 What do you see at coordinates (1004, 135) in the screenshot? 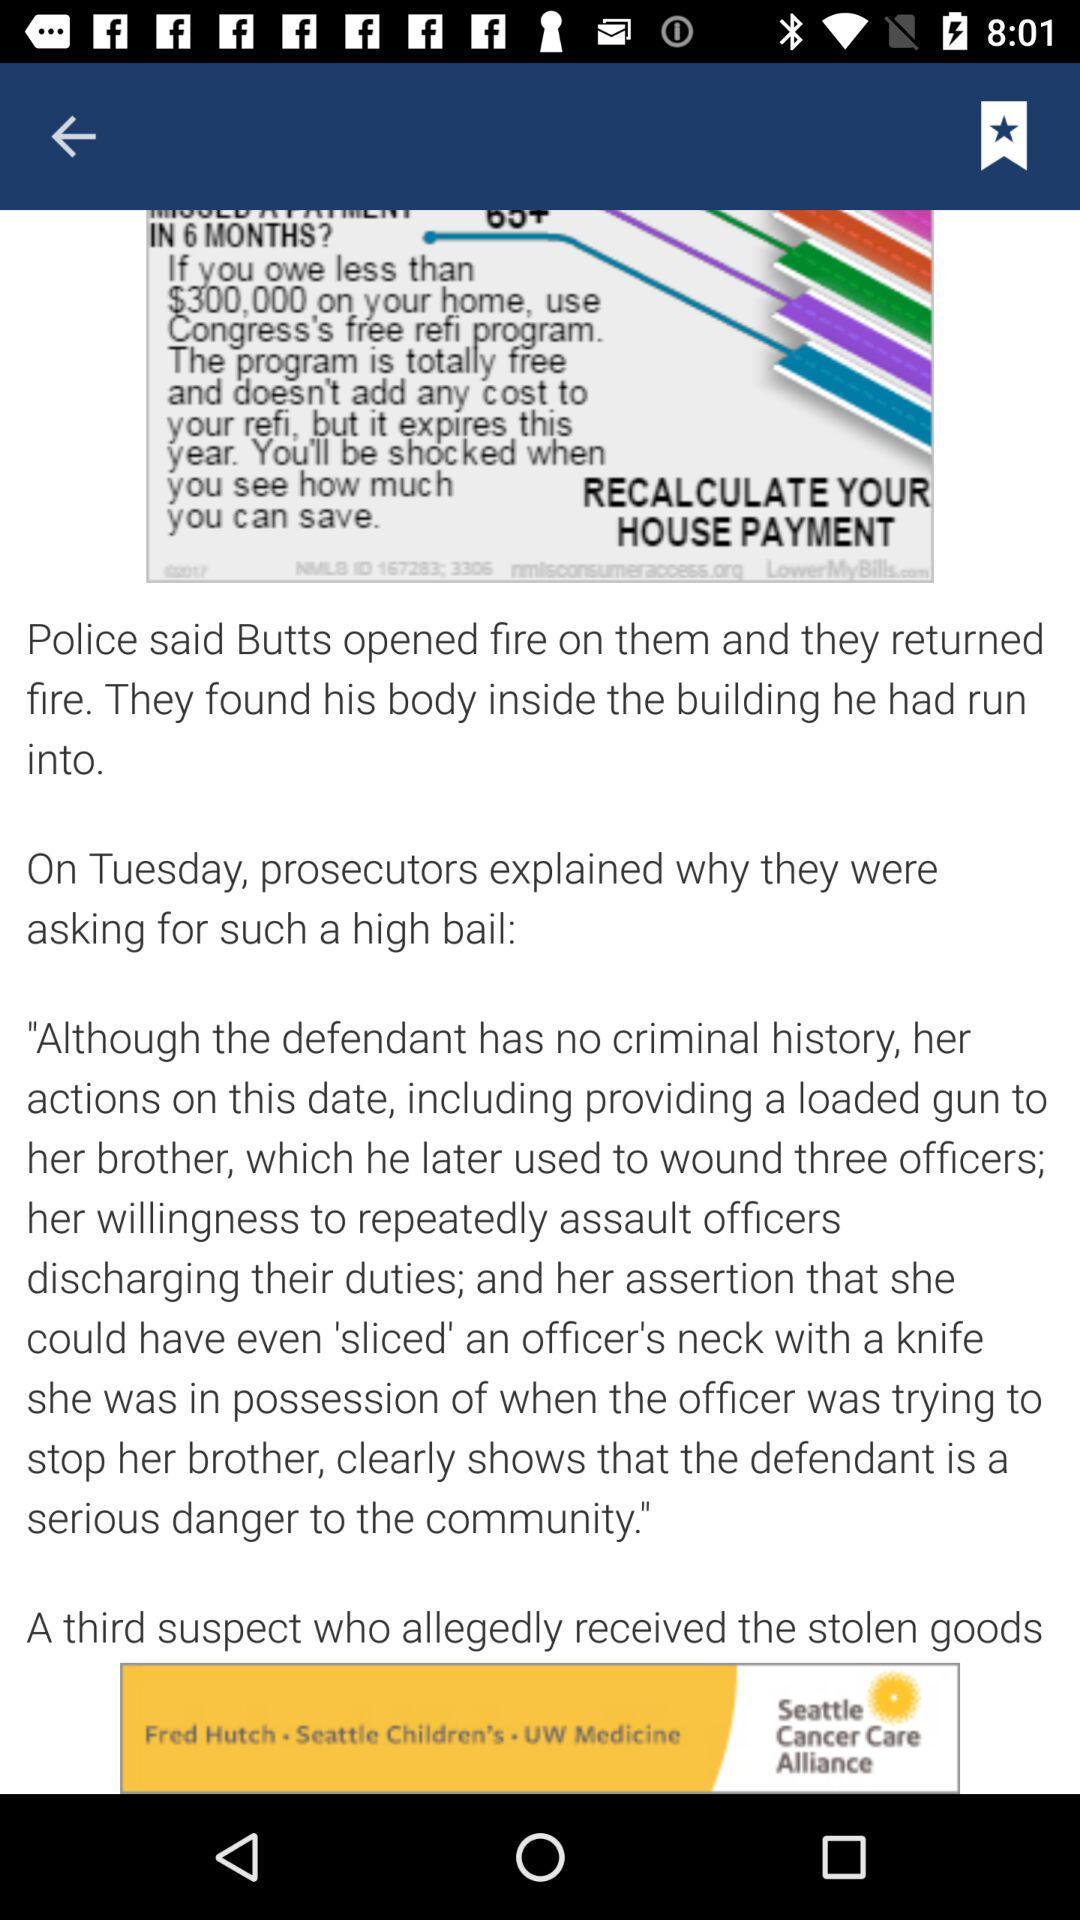
I see `the bookmark icon` at bounding box center [1004, 135].